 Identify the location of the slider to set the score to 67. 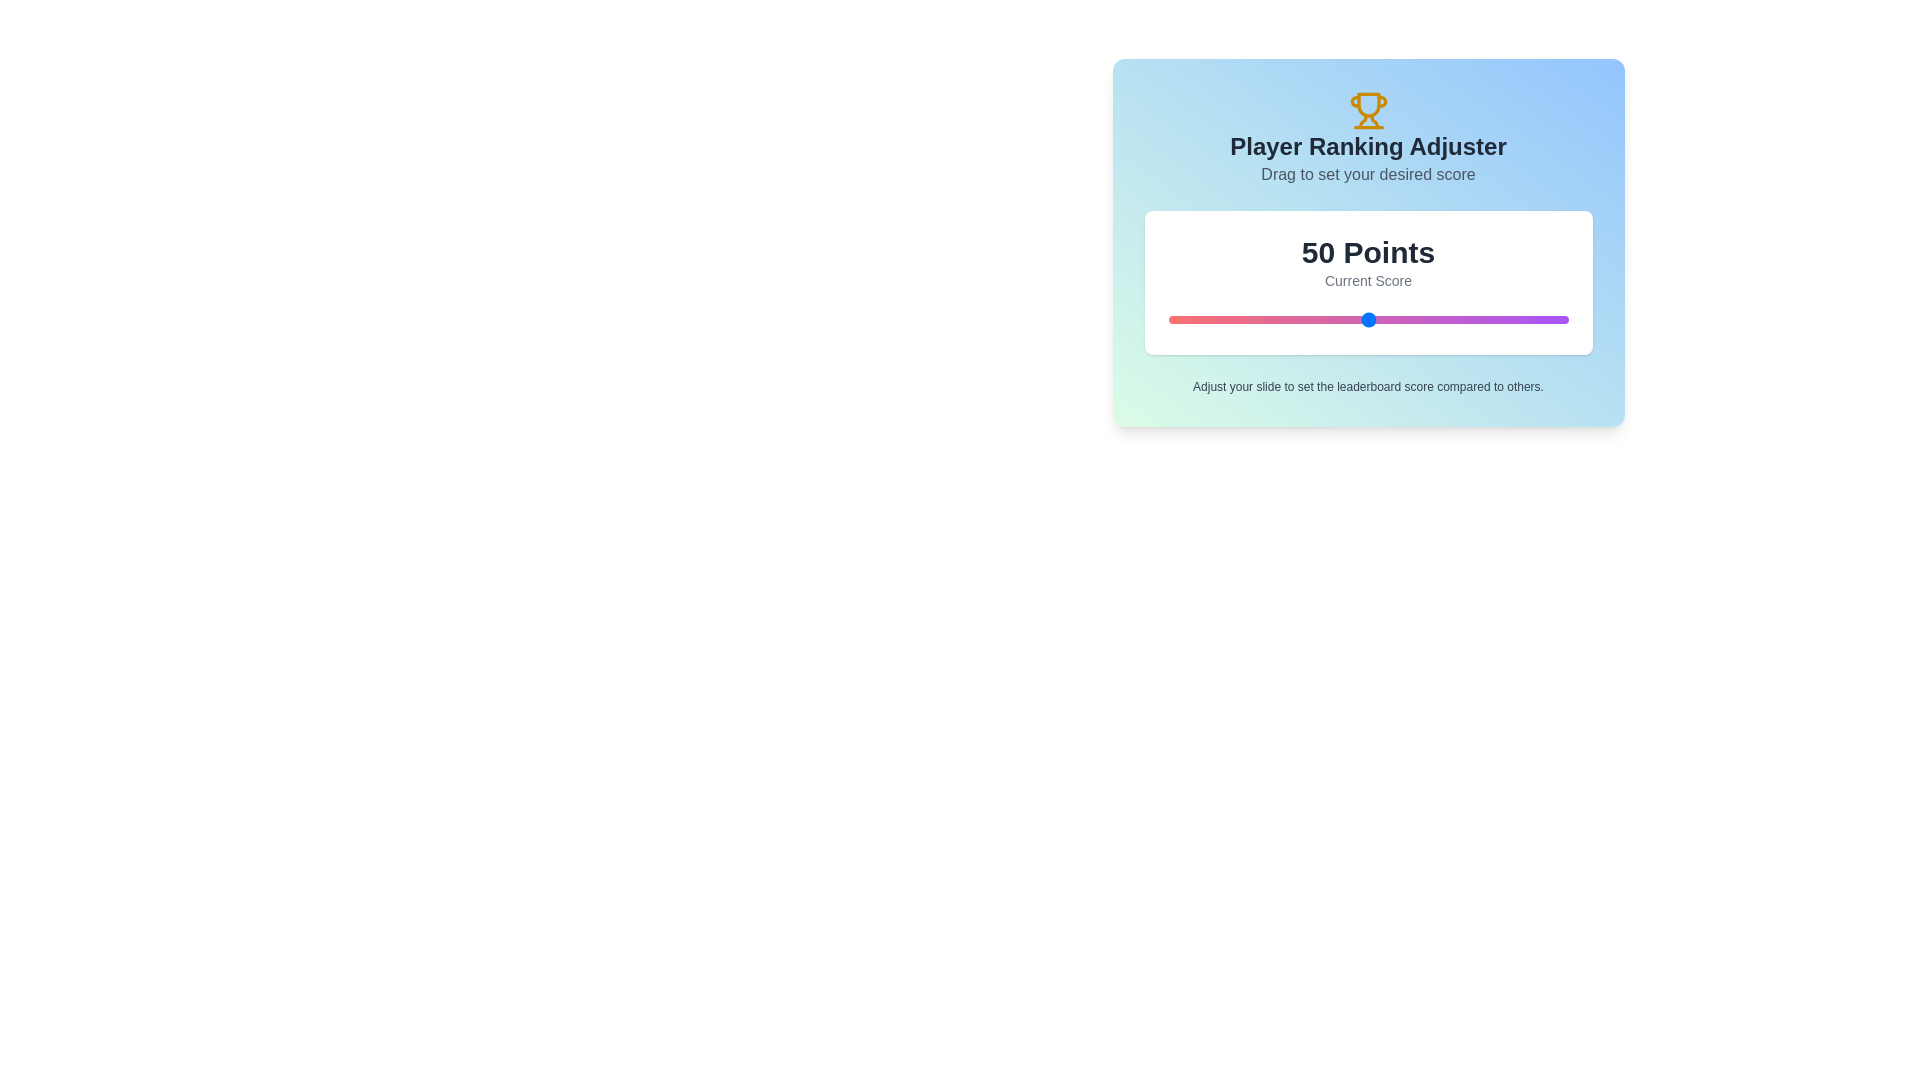
(1435, 319).